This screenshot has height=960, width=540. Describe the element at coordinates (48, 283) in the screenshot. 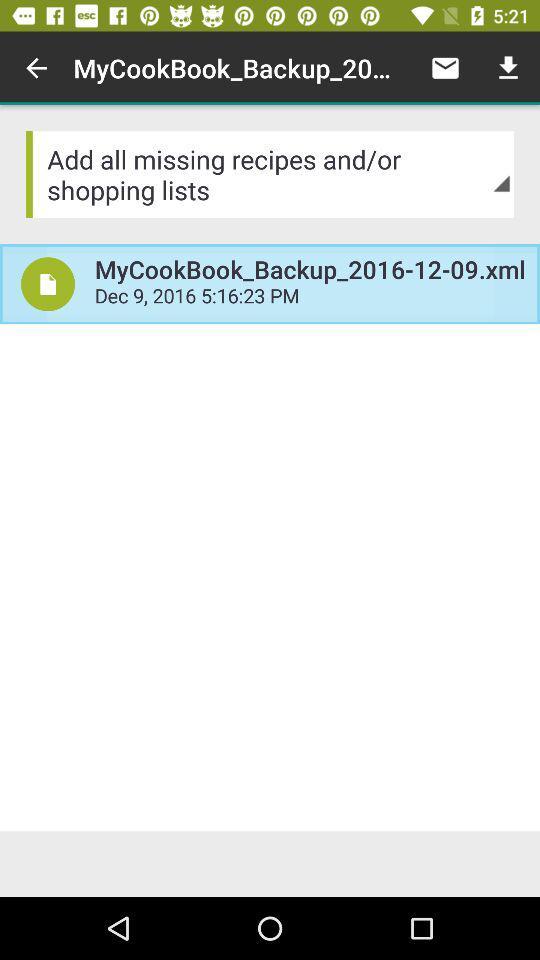

I see `the item next to mycookbook_backup_2016 12 09` at that location.